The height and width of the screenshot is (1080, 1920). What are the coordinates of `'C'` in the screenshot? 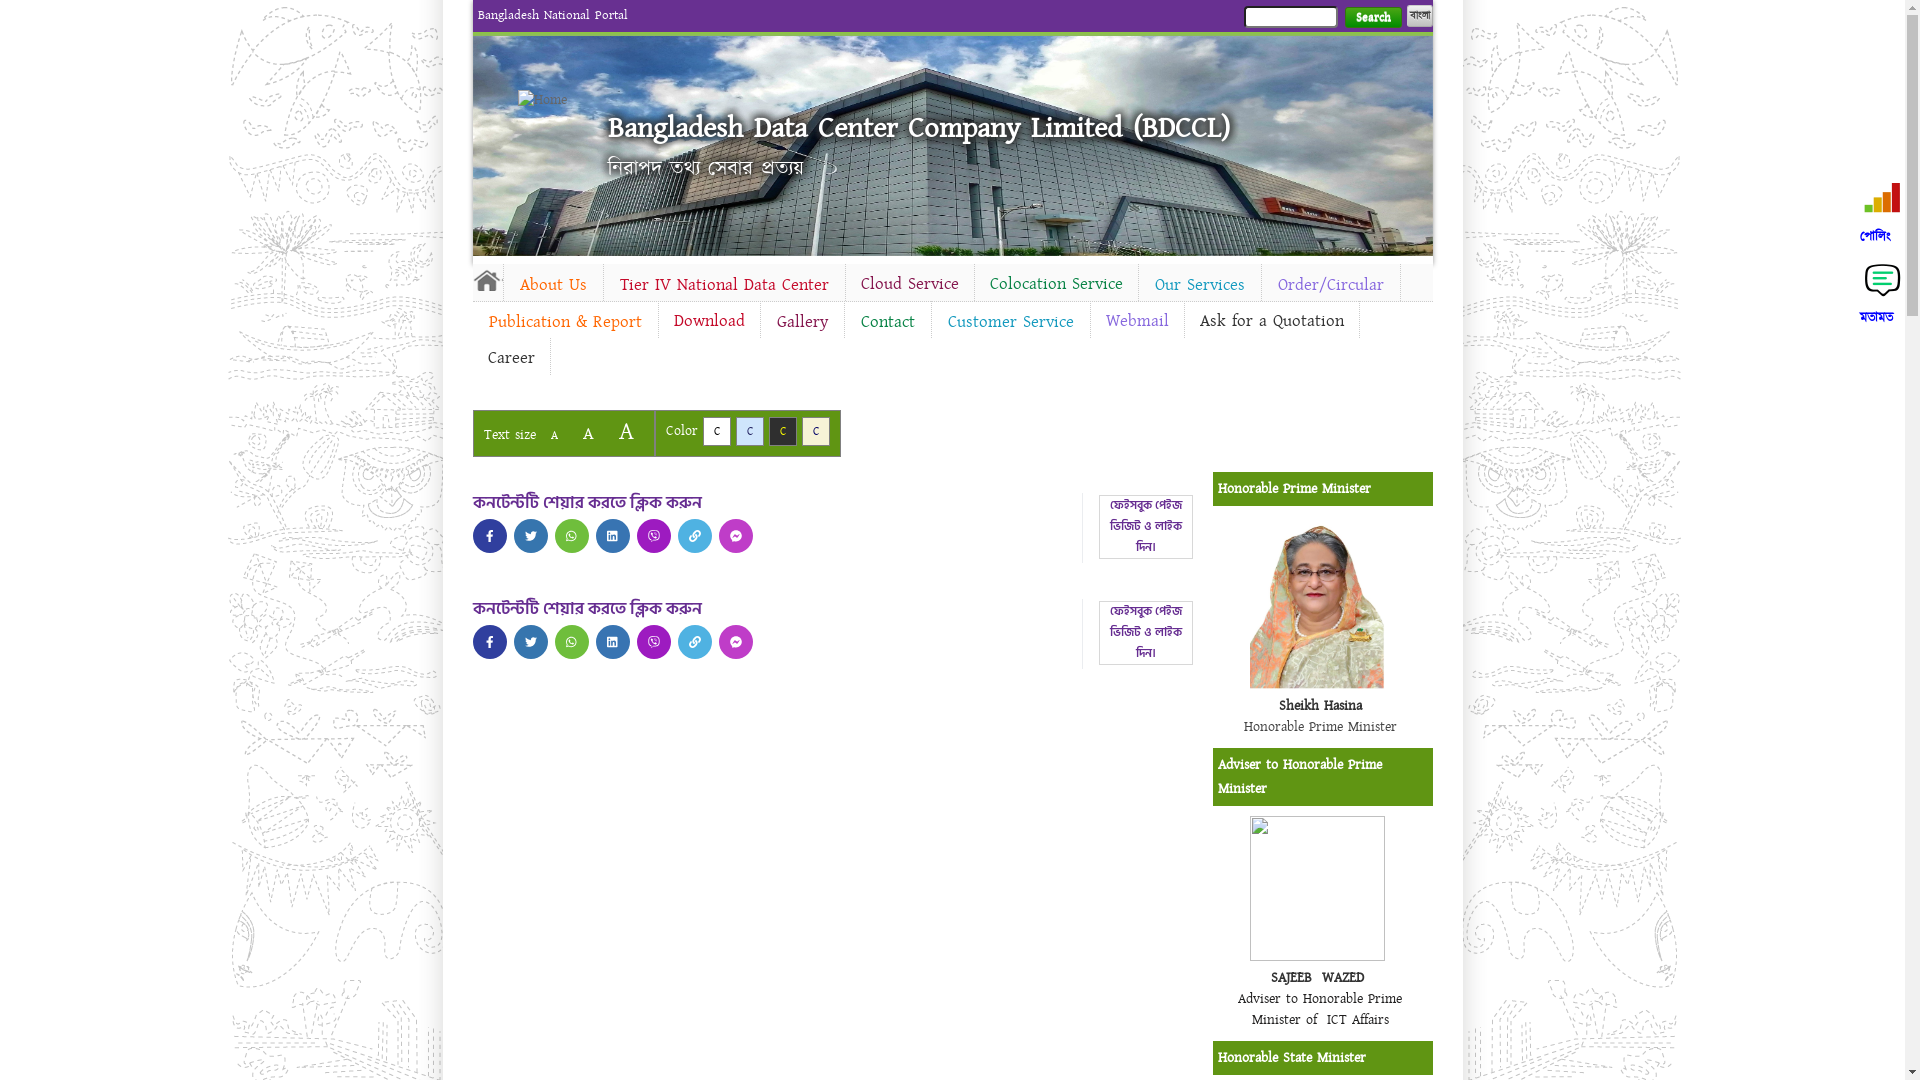 It's located at (816, 430).